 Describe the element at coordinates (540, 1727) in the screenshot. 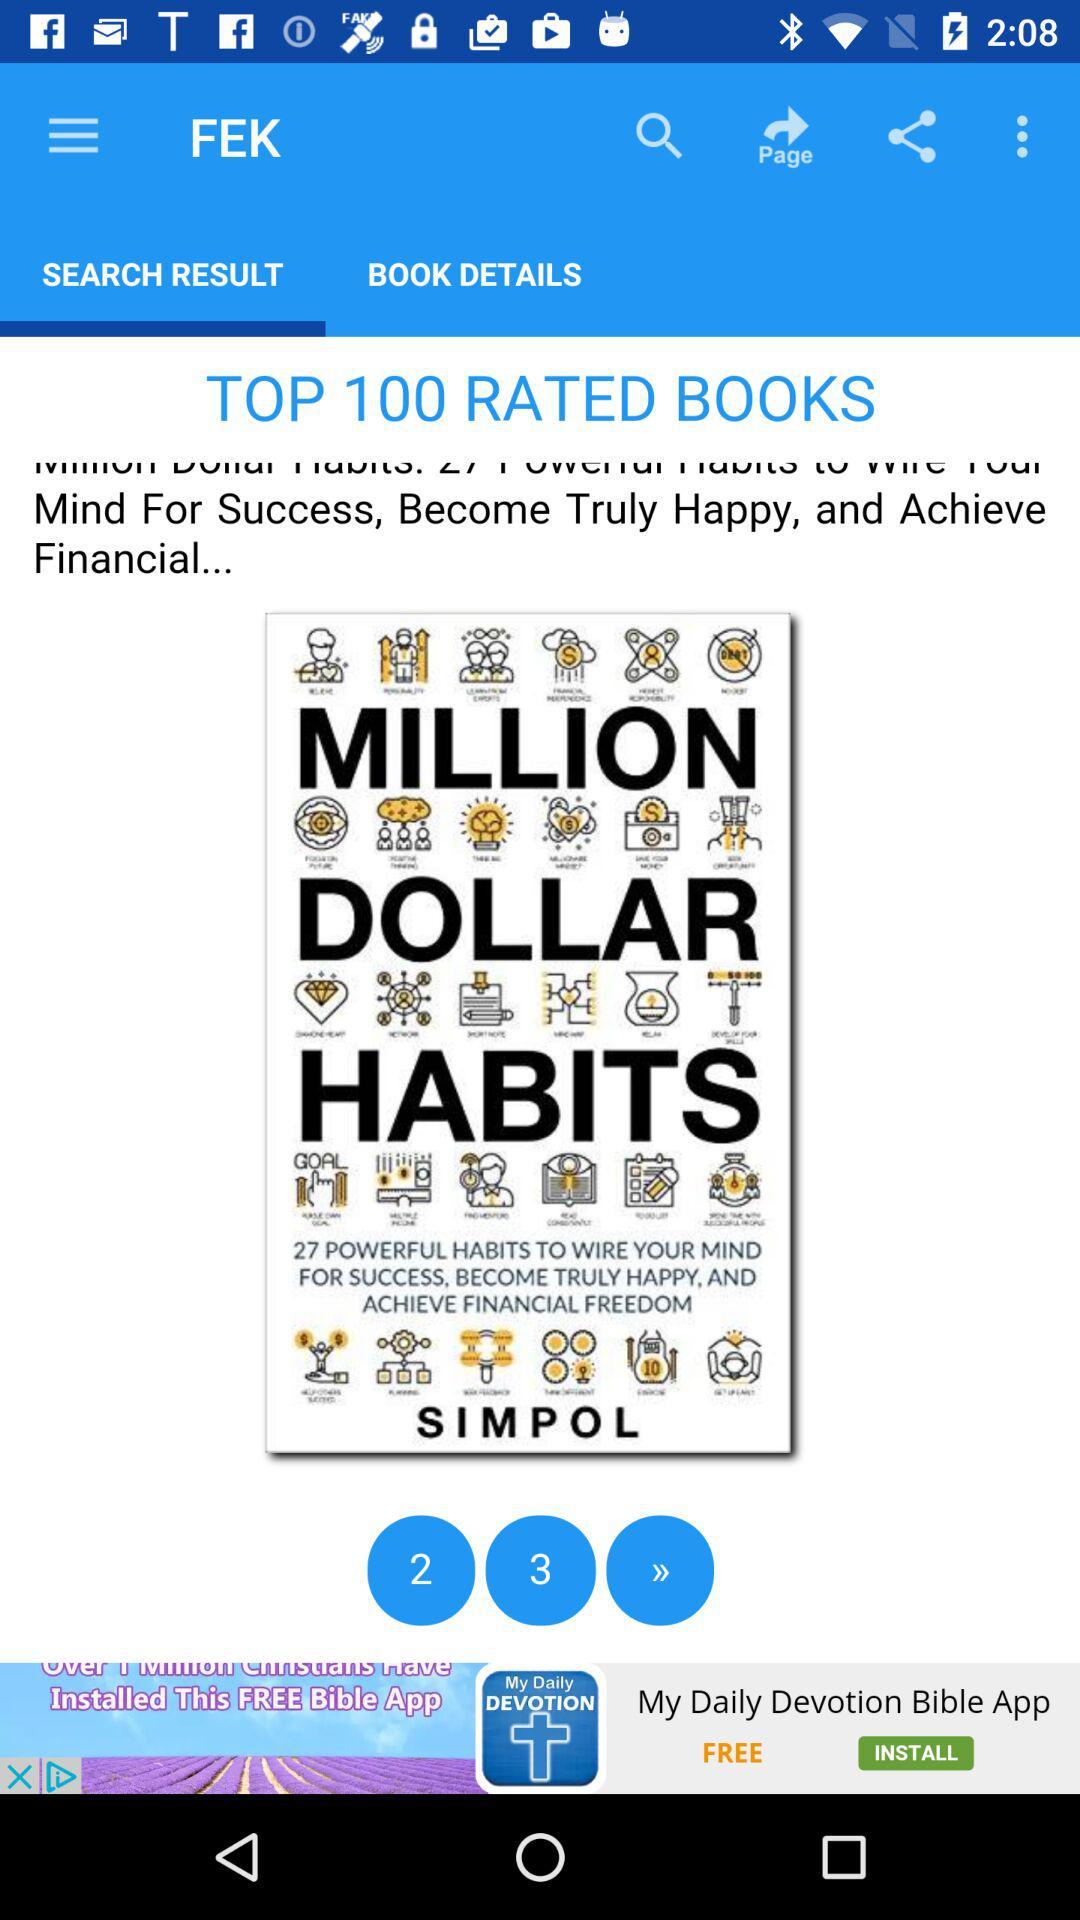

I see `advertisement` at that location.